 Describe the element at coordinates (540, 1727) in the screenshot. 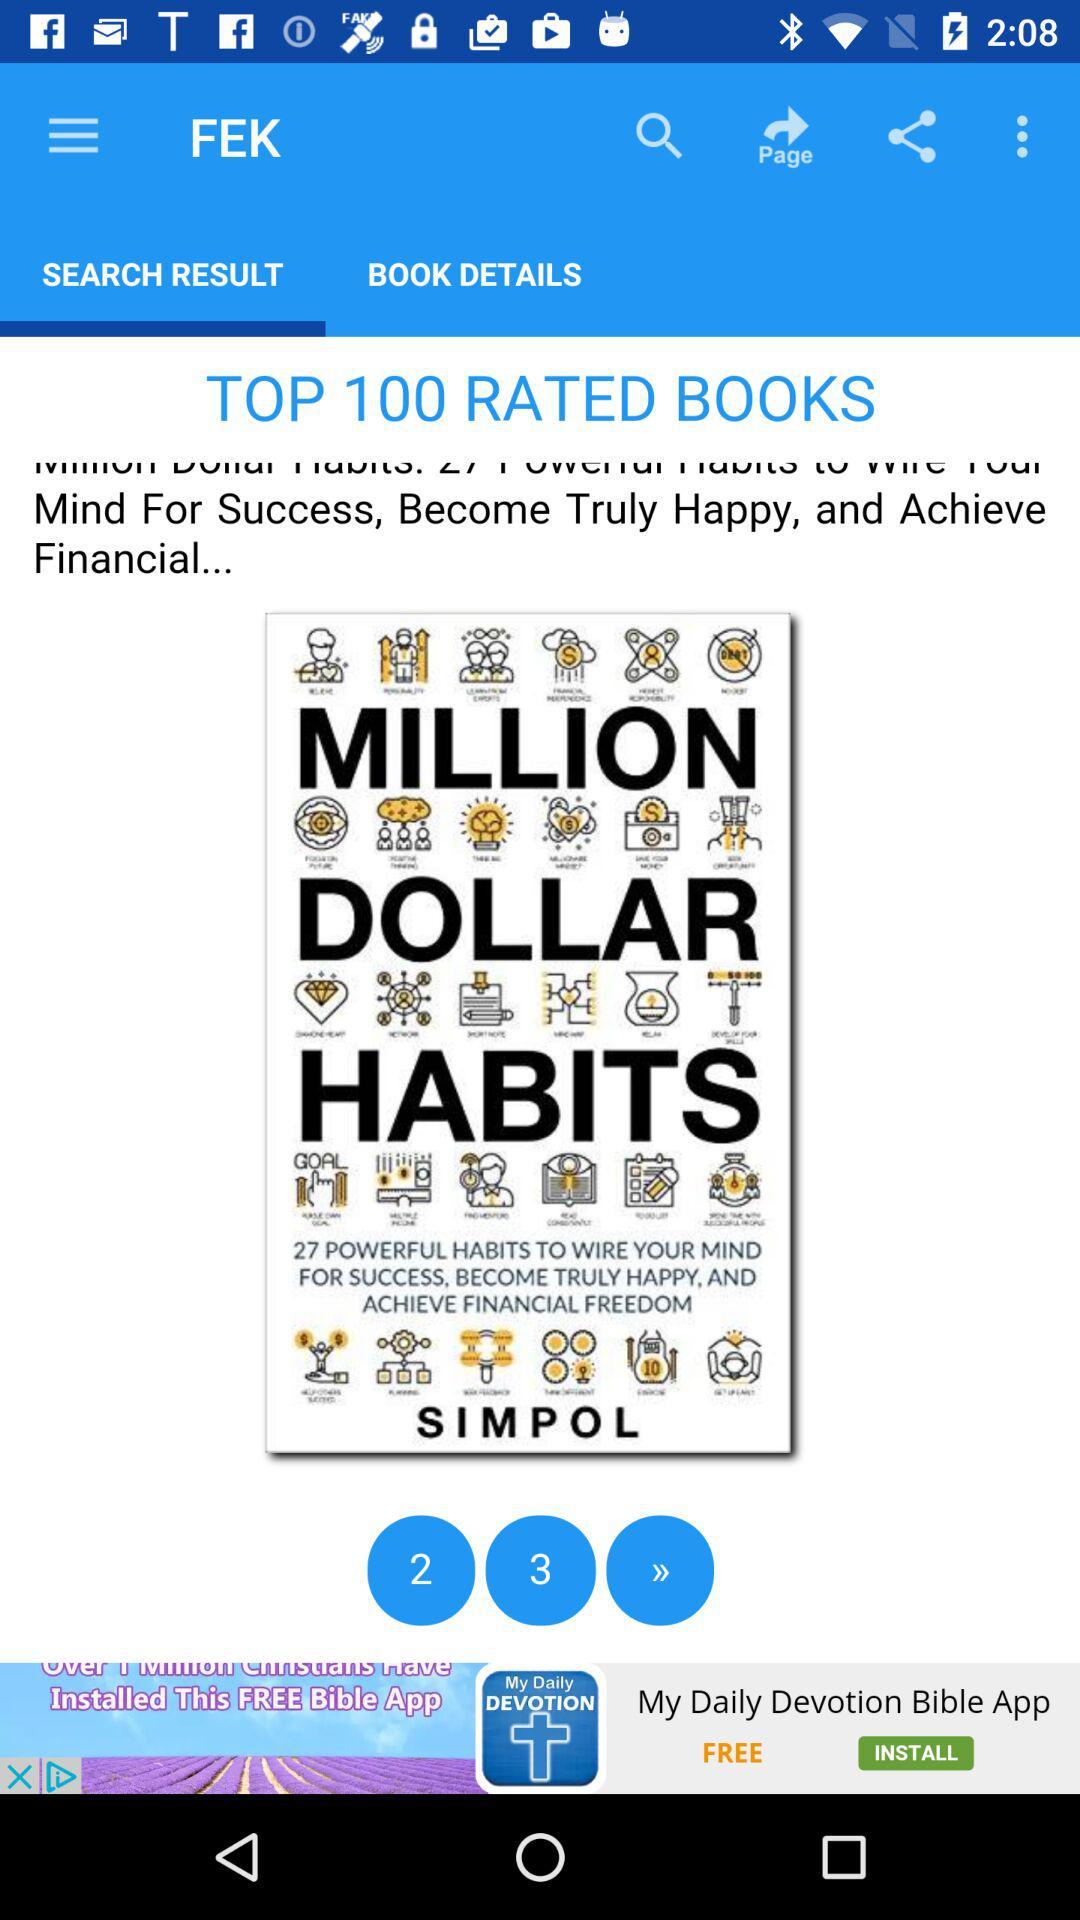

I see `advertisement` at that location.